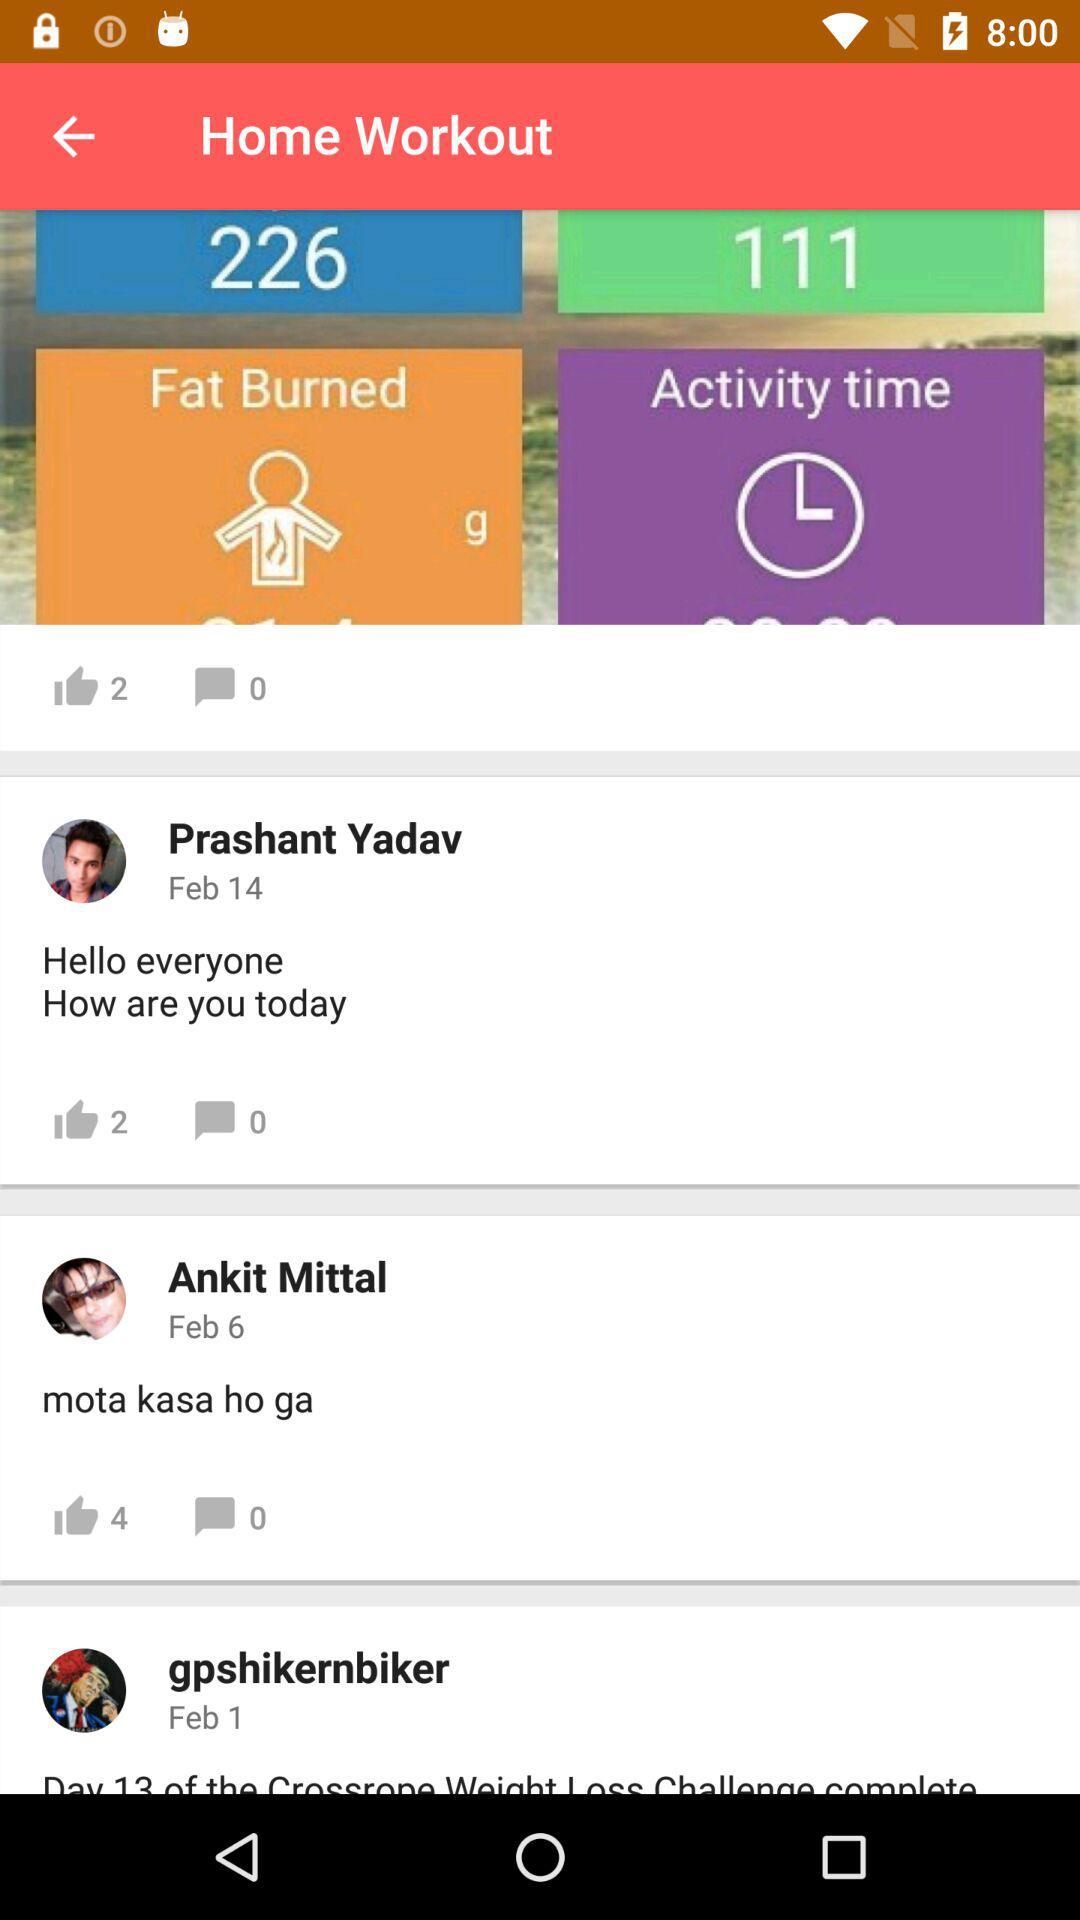 This screenshot has height=1920, width=1080. Describe the element at coordinates (83, 1689) in the screenshot. I see `display picture` at that location.